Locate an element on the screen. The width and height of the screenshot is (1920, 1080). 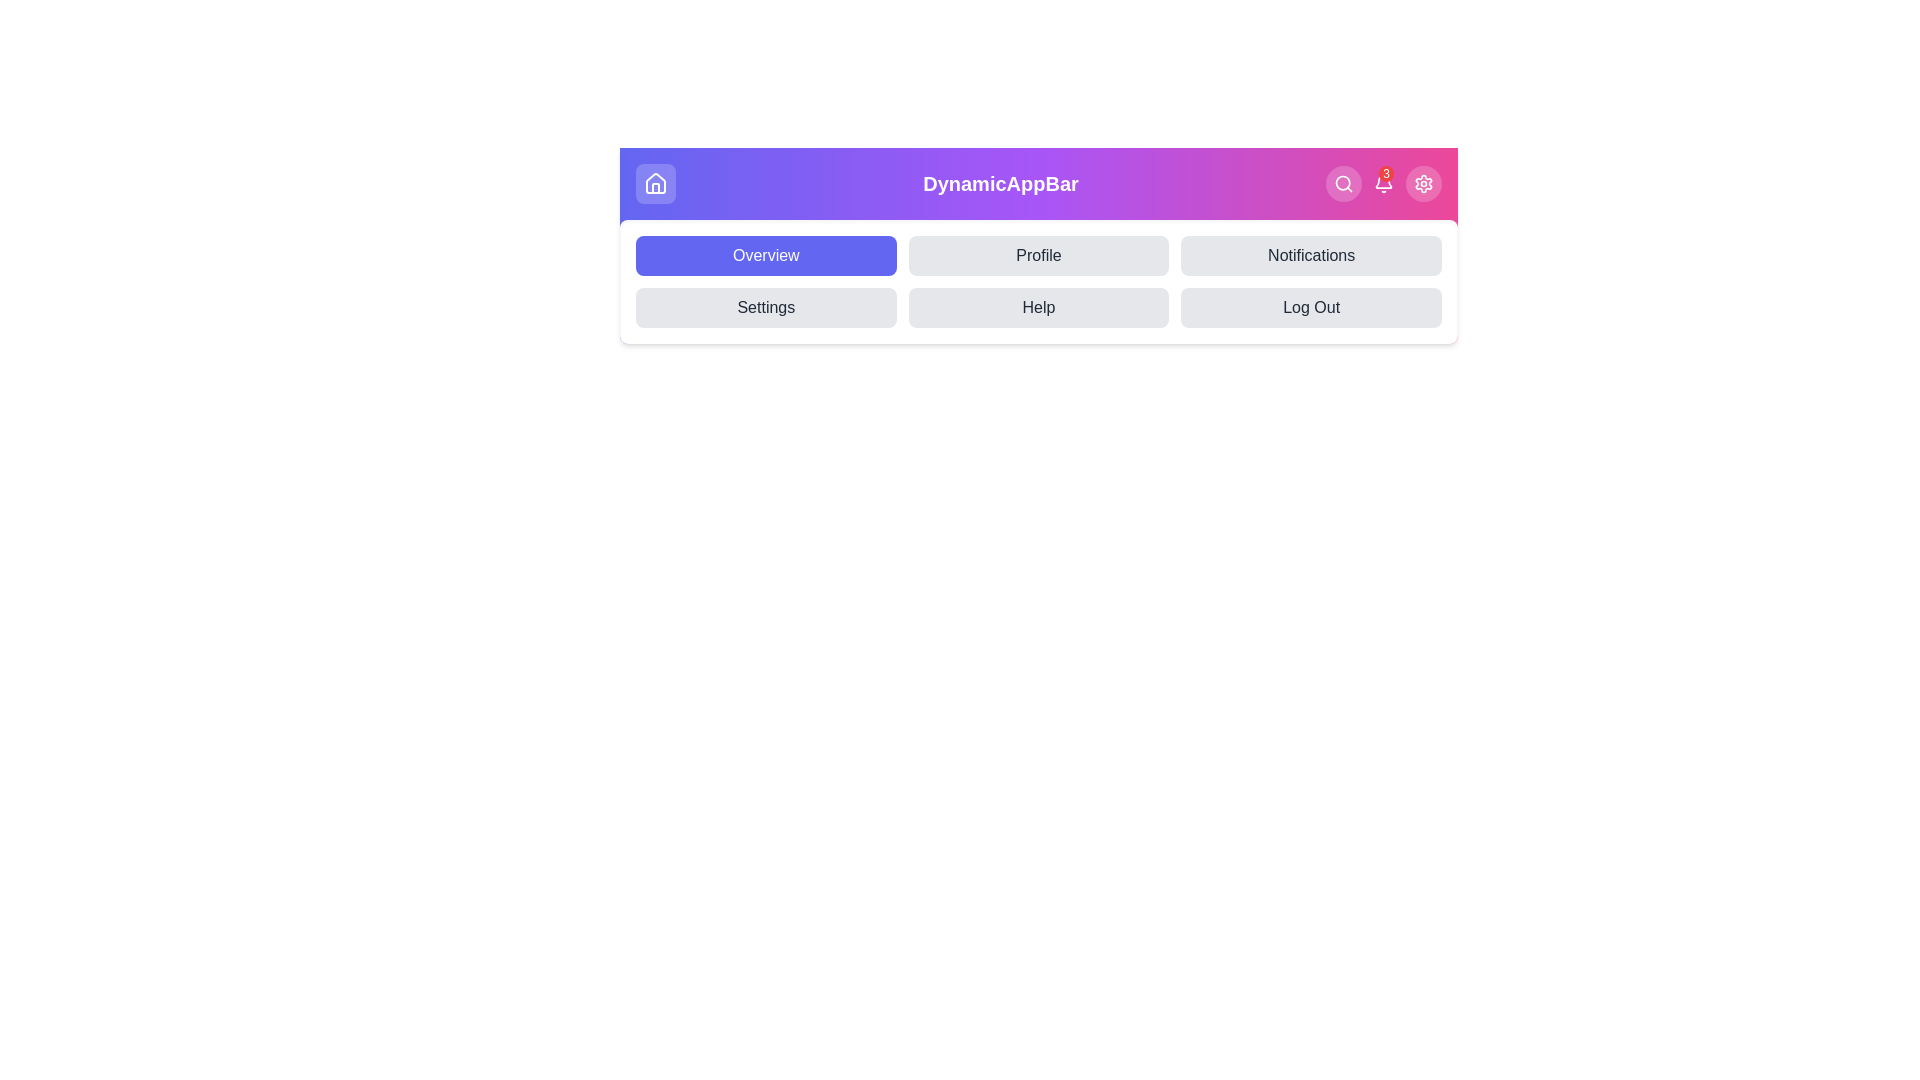
the Notifications tab in the navigation menu is located at coordinates (1311, 254).